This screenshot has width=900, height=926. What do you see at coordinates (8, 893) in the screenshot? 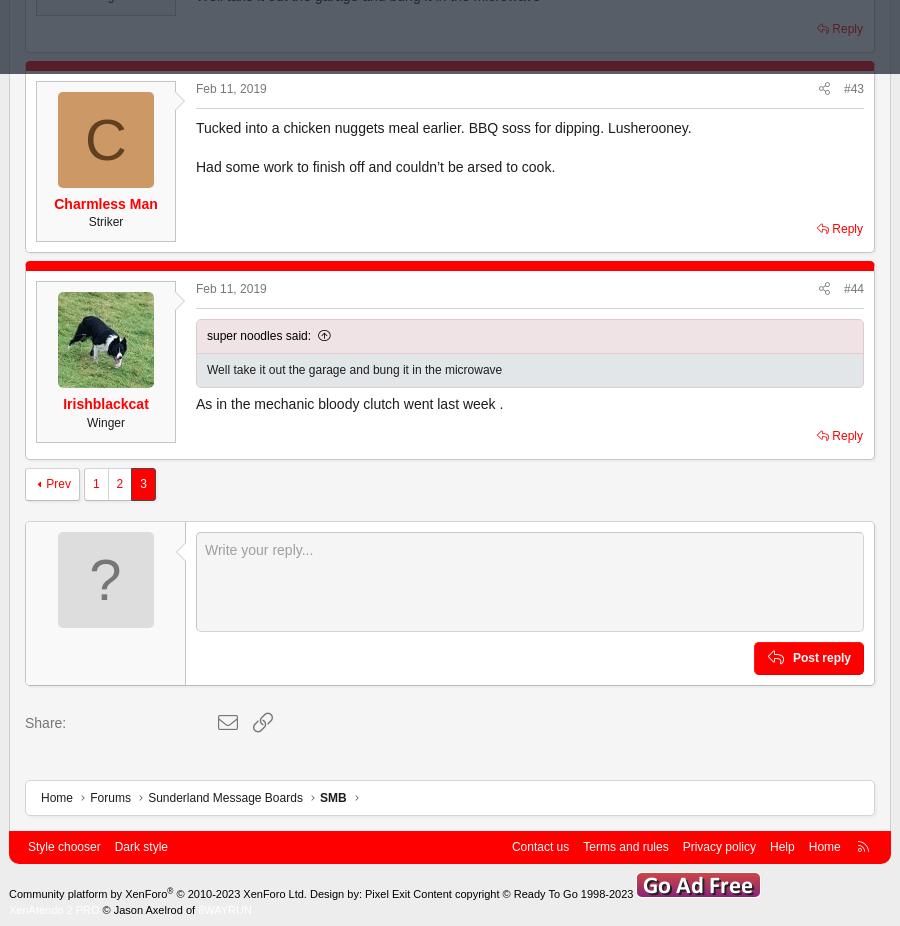
I see `'Community platform by XenForo'` at bounding box center [8, 893].